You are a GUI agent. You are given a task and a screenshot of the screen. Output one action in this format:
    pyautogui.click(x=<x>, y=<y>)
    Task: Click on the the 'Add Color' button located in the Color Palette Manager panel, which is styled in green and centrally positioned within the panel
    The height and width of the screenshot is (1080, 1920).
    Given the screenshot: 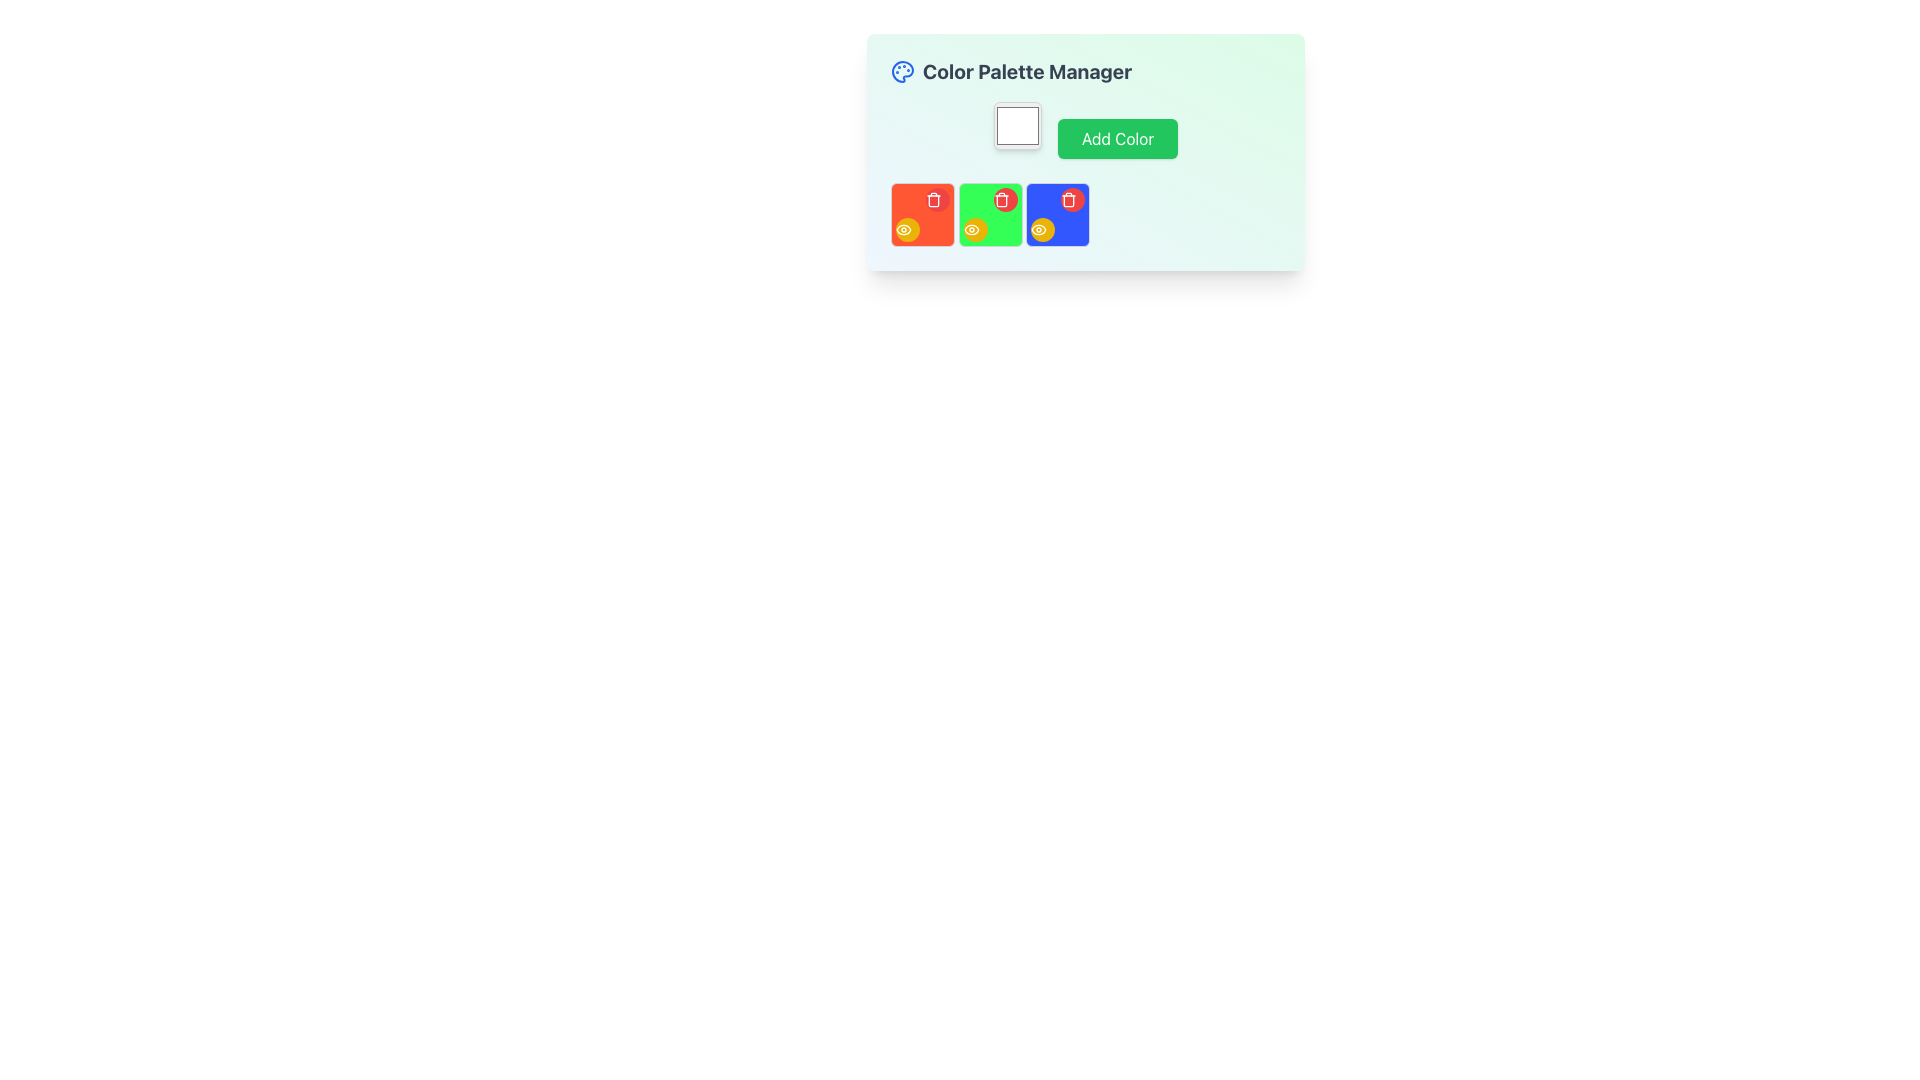 What is the action you would take?
    pyautogui.click(x=1084, y=151)
    